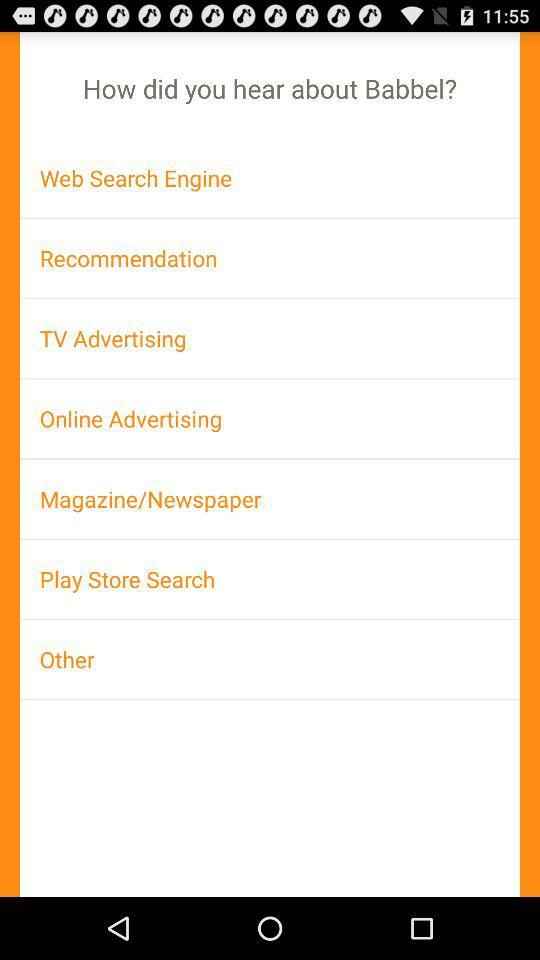  I want to click on icon below the how did you, so click(270, 177).